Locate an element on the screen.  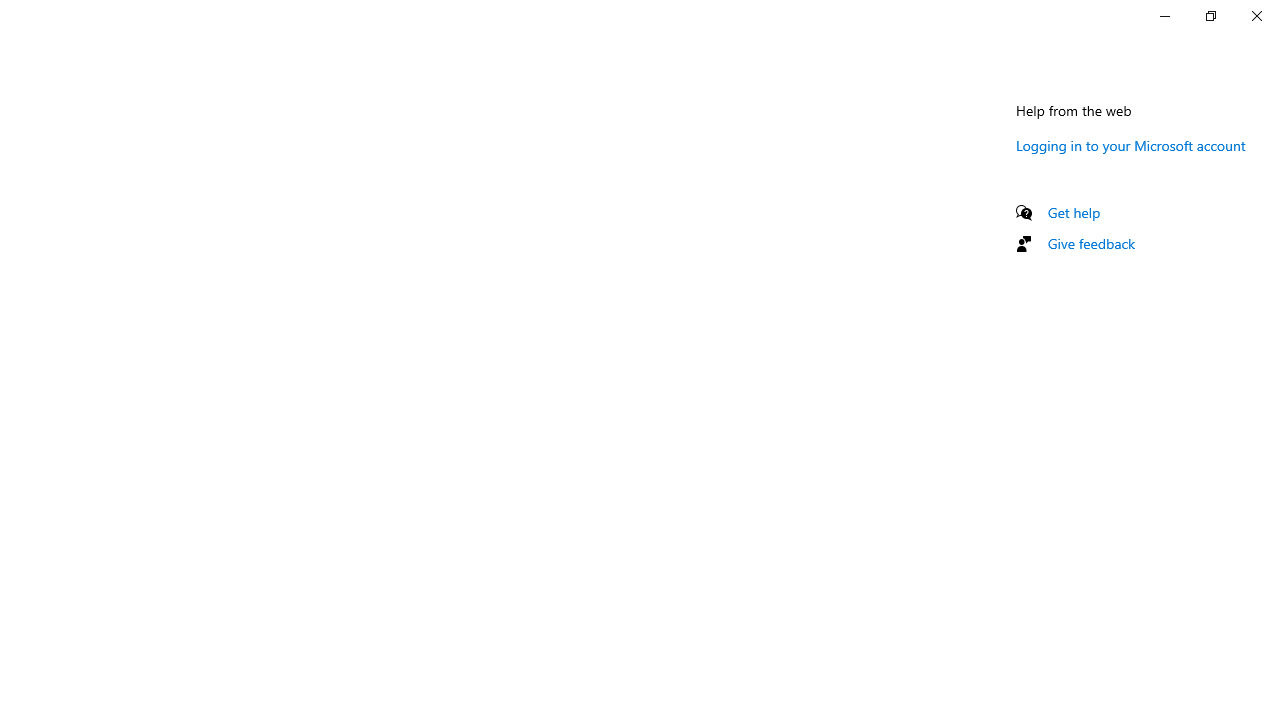
'Give feedback' is located at coordinates (1090, 242).